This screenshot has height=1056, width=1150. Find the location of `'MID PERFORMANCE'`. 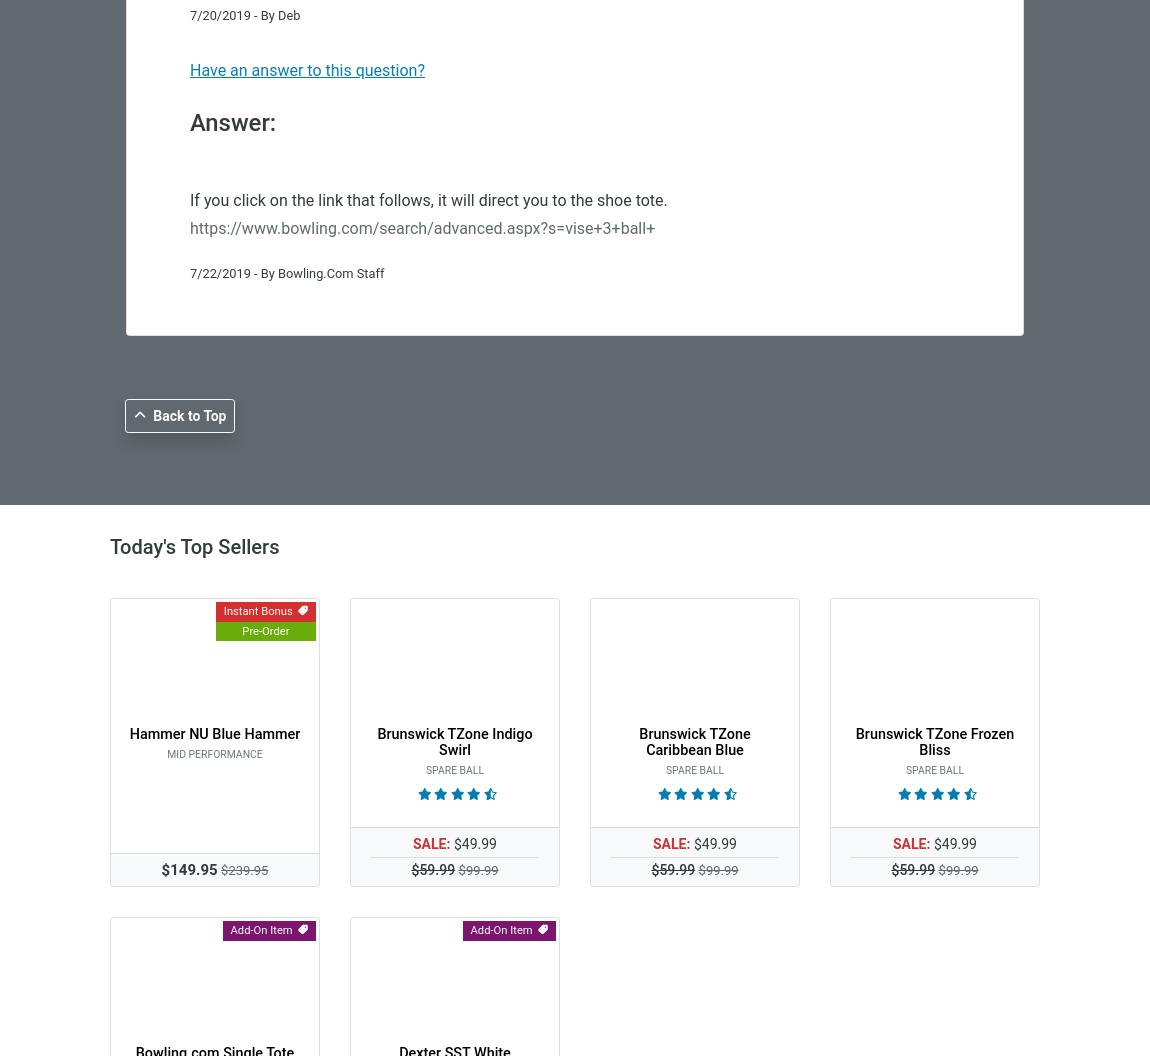

'MID PERFORMANCE' is located at coordinates (165, 752).